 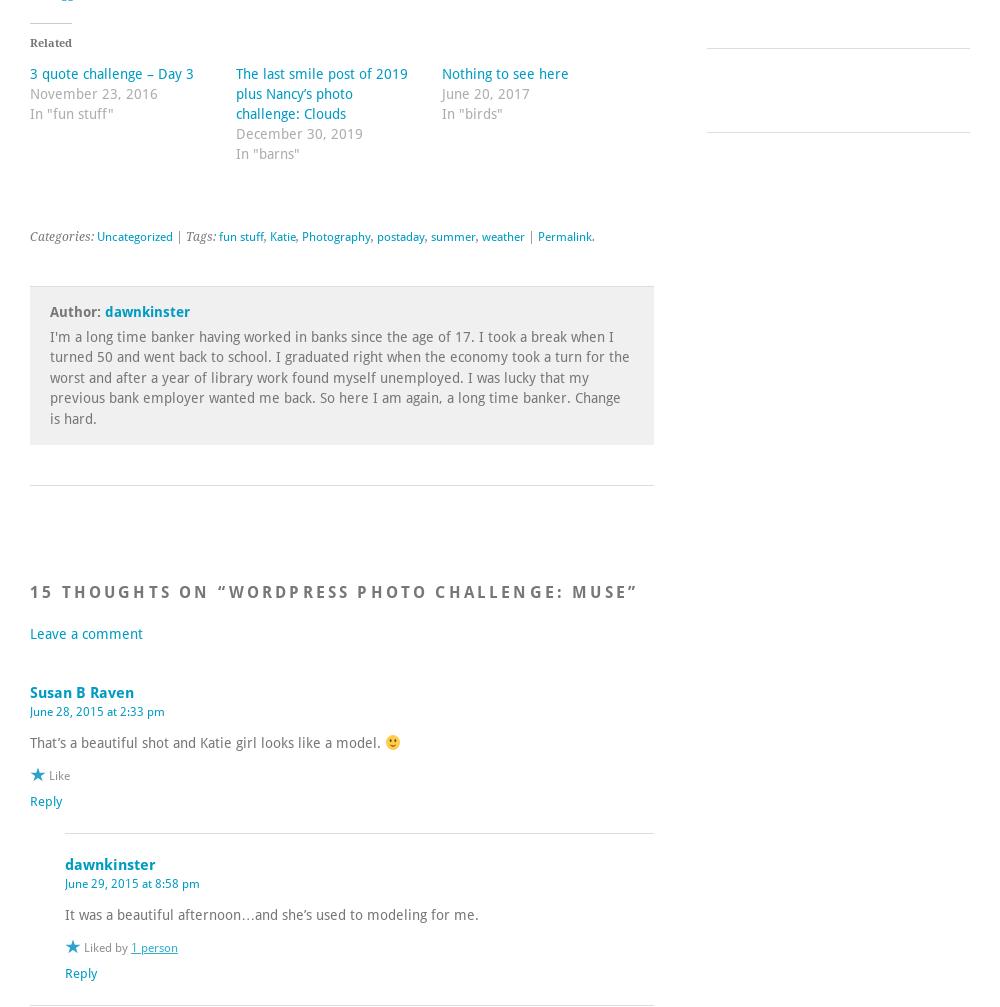 I want to click on 'Permalink', so click(x=564, y=237).